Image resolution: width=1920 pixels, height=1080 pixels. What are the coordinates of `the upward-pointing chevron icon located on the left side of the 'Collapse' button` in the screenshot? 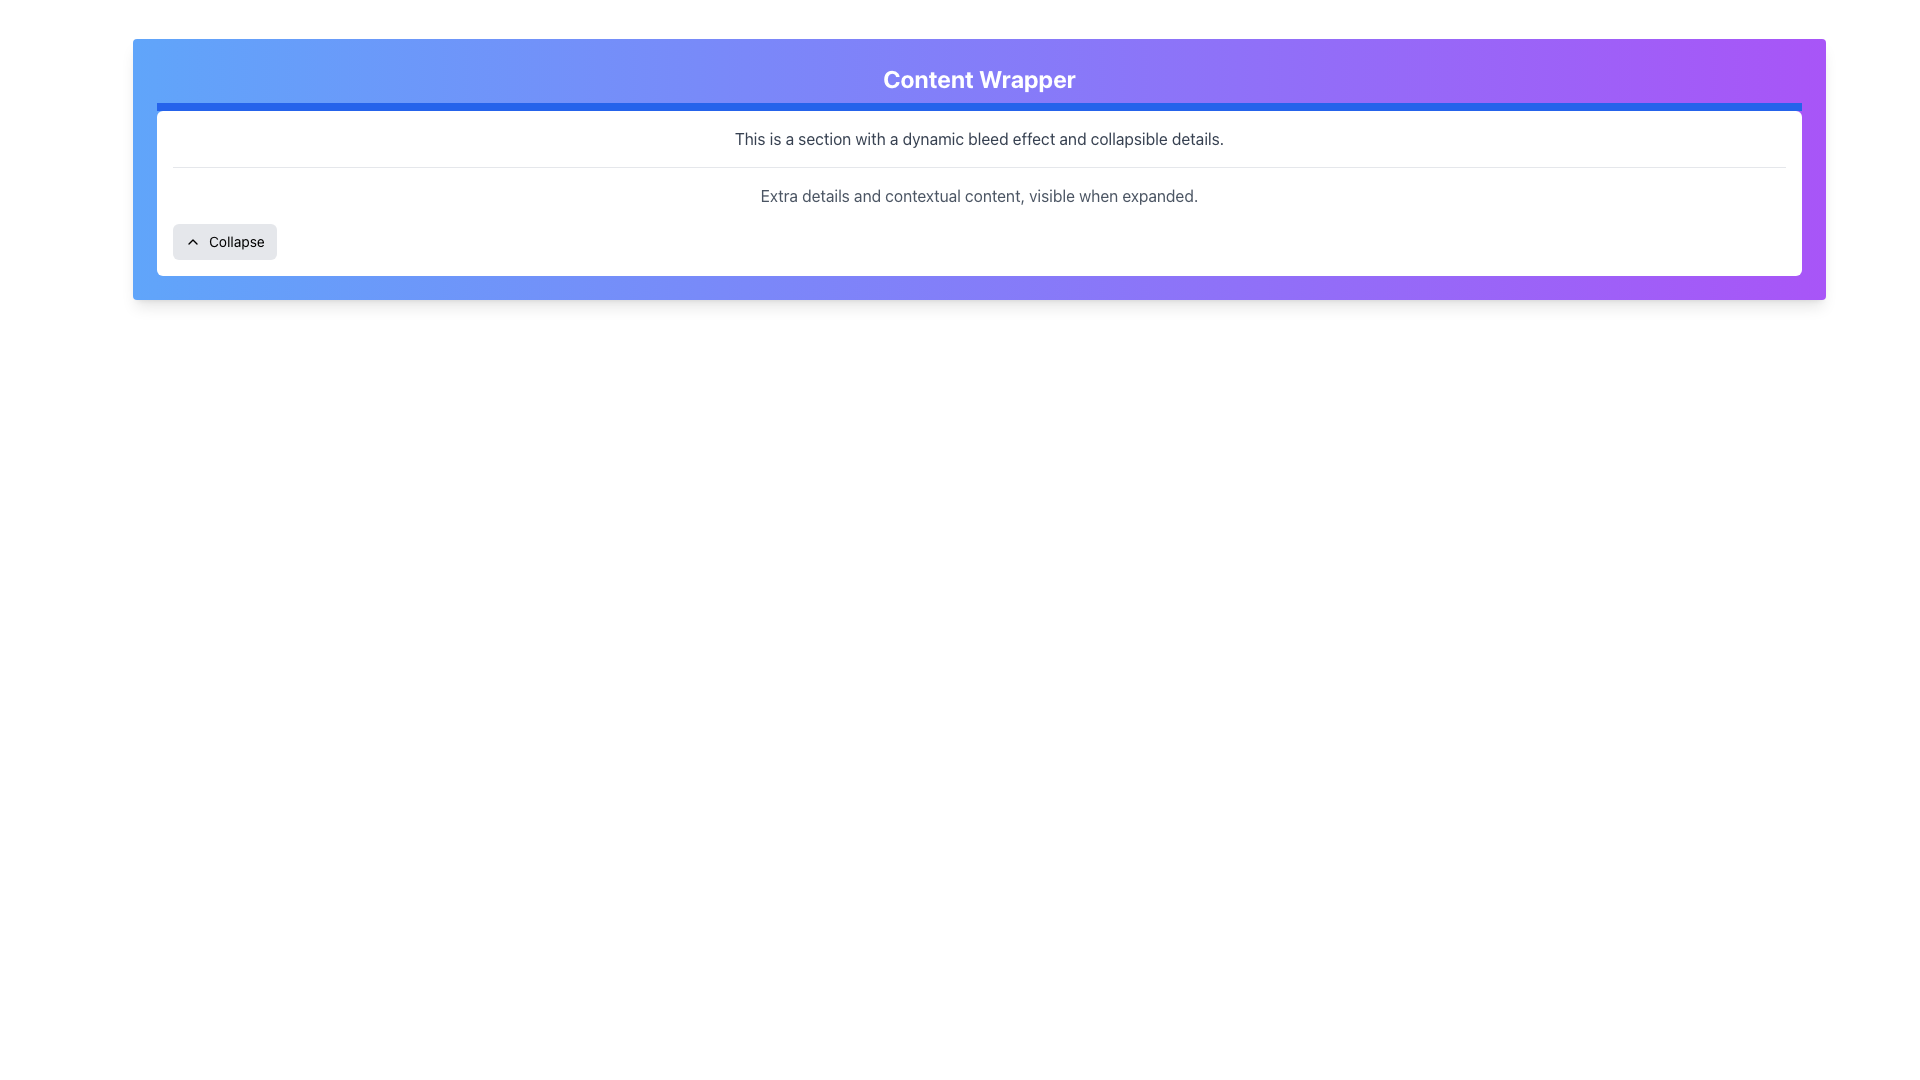 It's located at (192, 241).